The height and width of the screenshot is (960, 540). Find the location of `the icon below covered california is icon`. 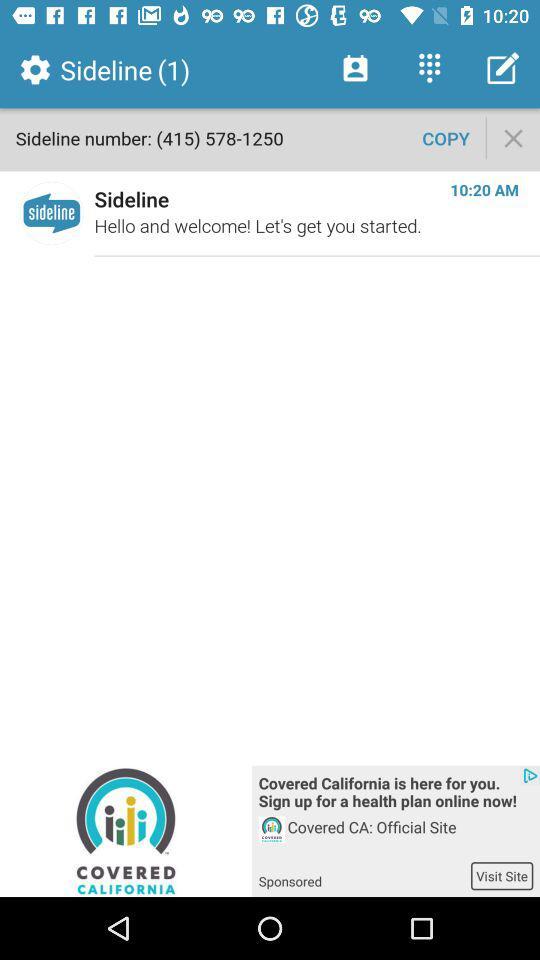

the icon below covered california is icon is located at coordinates (409, 838).